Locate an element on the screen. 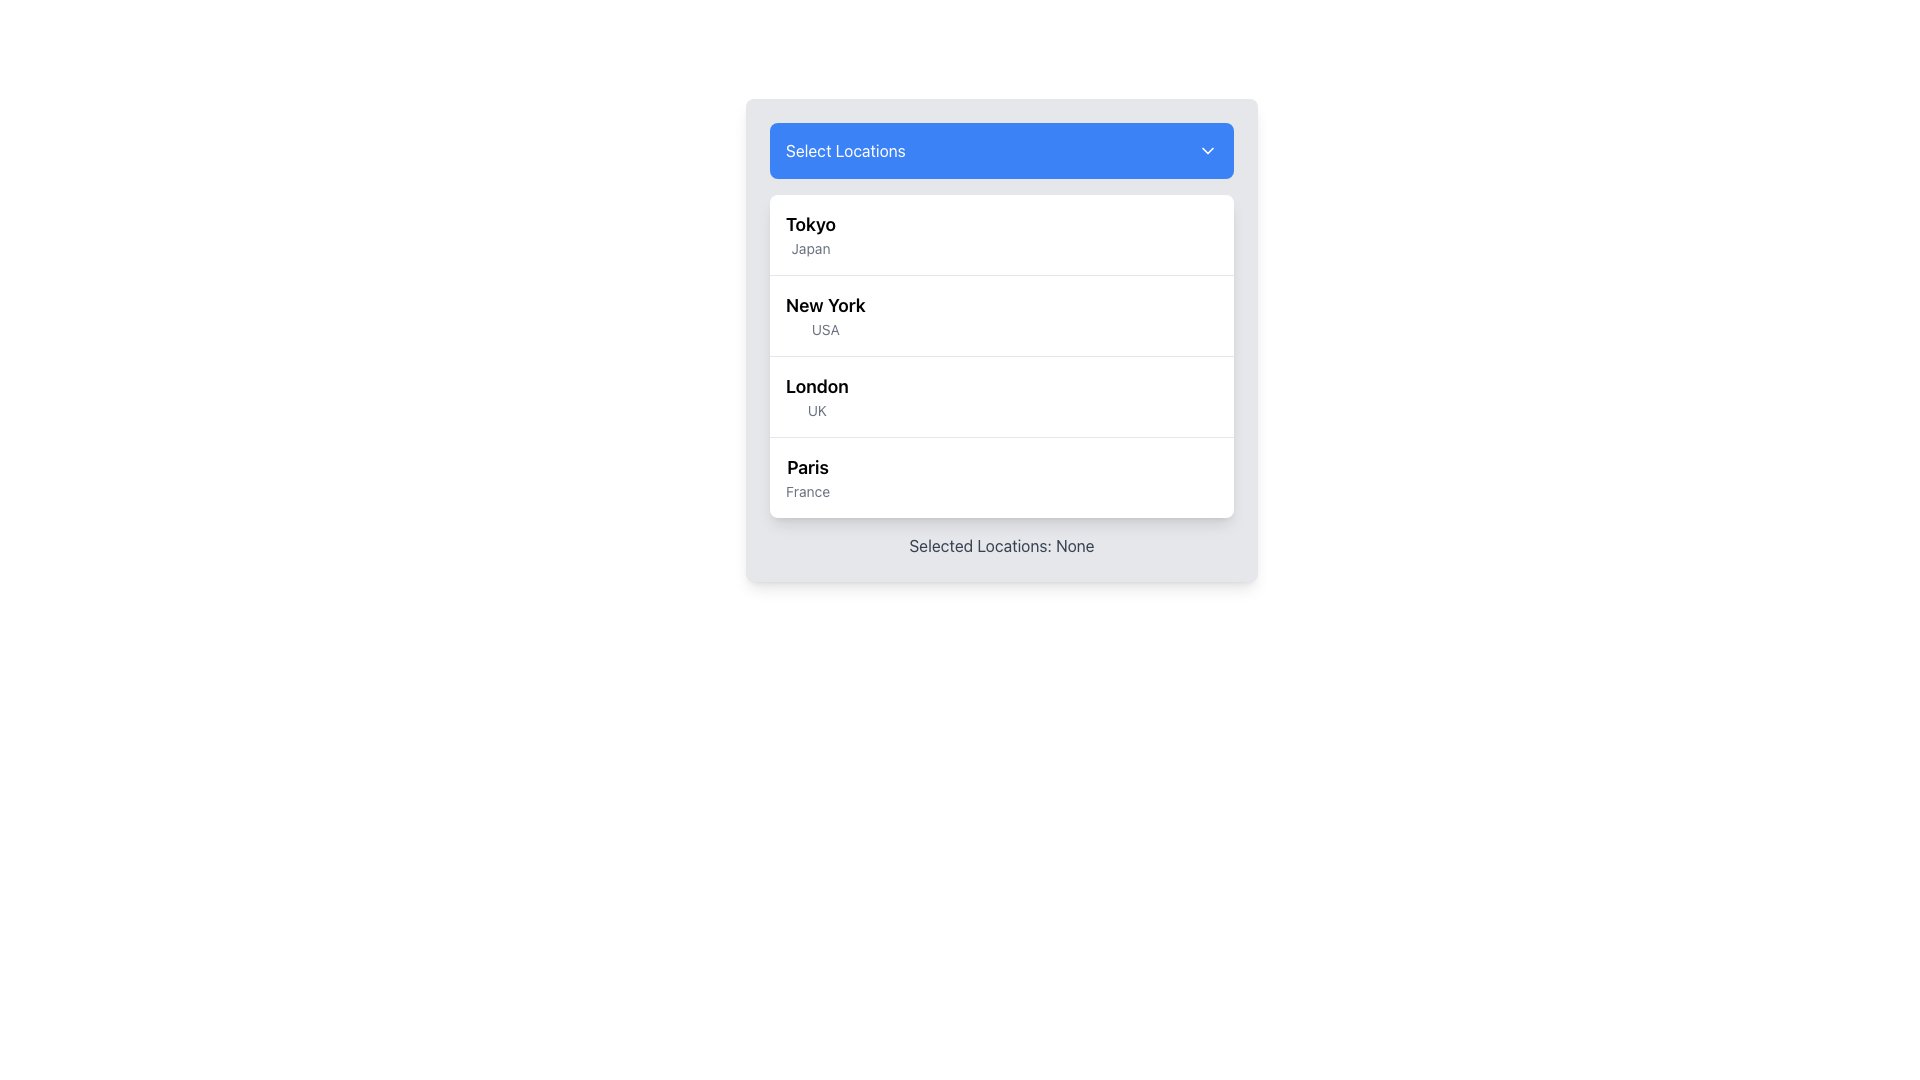 The height and width of the screenshot is (1080, 1920). the static text display that indicates selected items, which shows 'None' when no items are selected, located beneath the list of selectable locations is located at coordinates (1002, 546).